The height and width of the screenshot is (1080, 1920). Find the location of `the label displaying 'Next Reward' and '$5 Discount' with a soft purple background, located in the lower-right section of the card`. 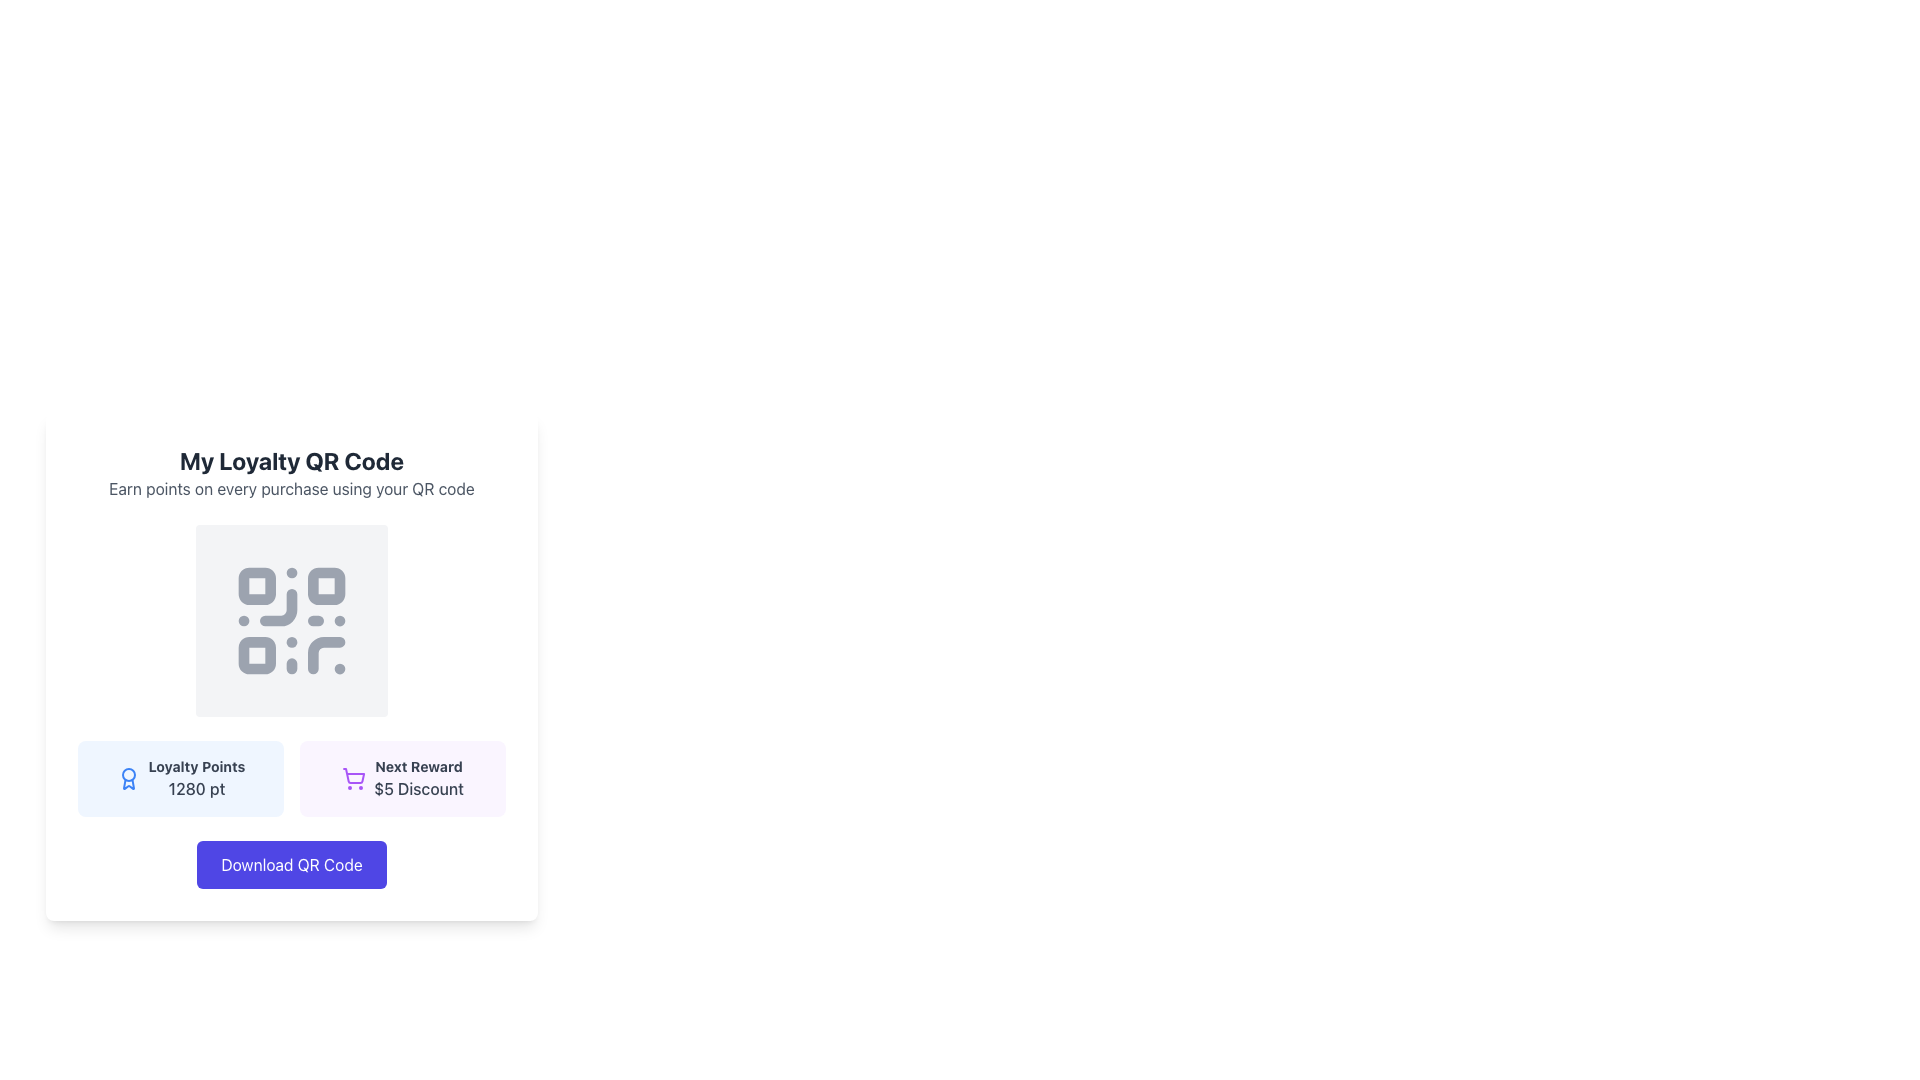

the label displaying 'Next Reward' and '$5 Discount' with a soft purple background, located in the lower-right section of the card is located at coordinates (417, 778).